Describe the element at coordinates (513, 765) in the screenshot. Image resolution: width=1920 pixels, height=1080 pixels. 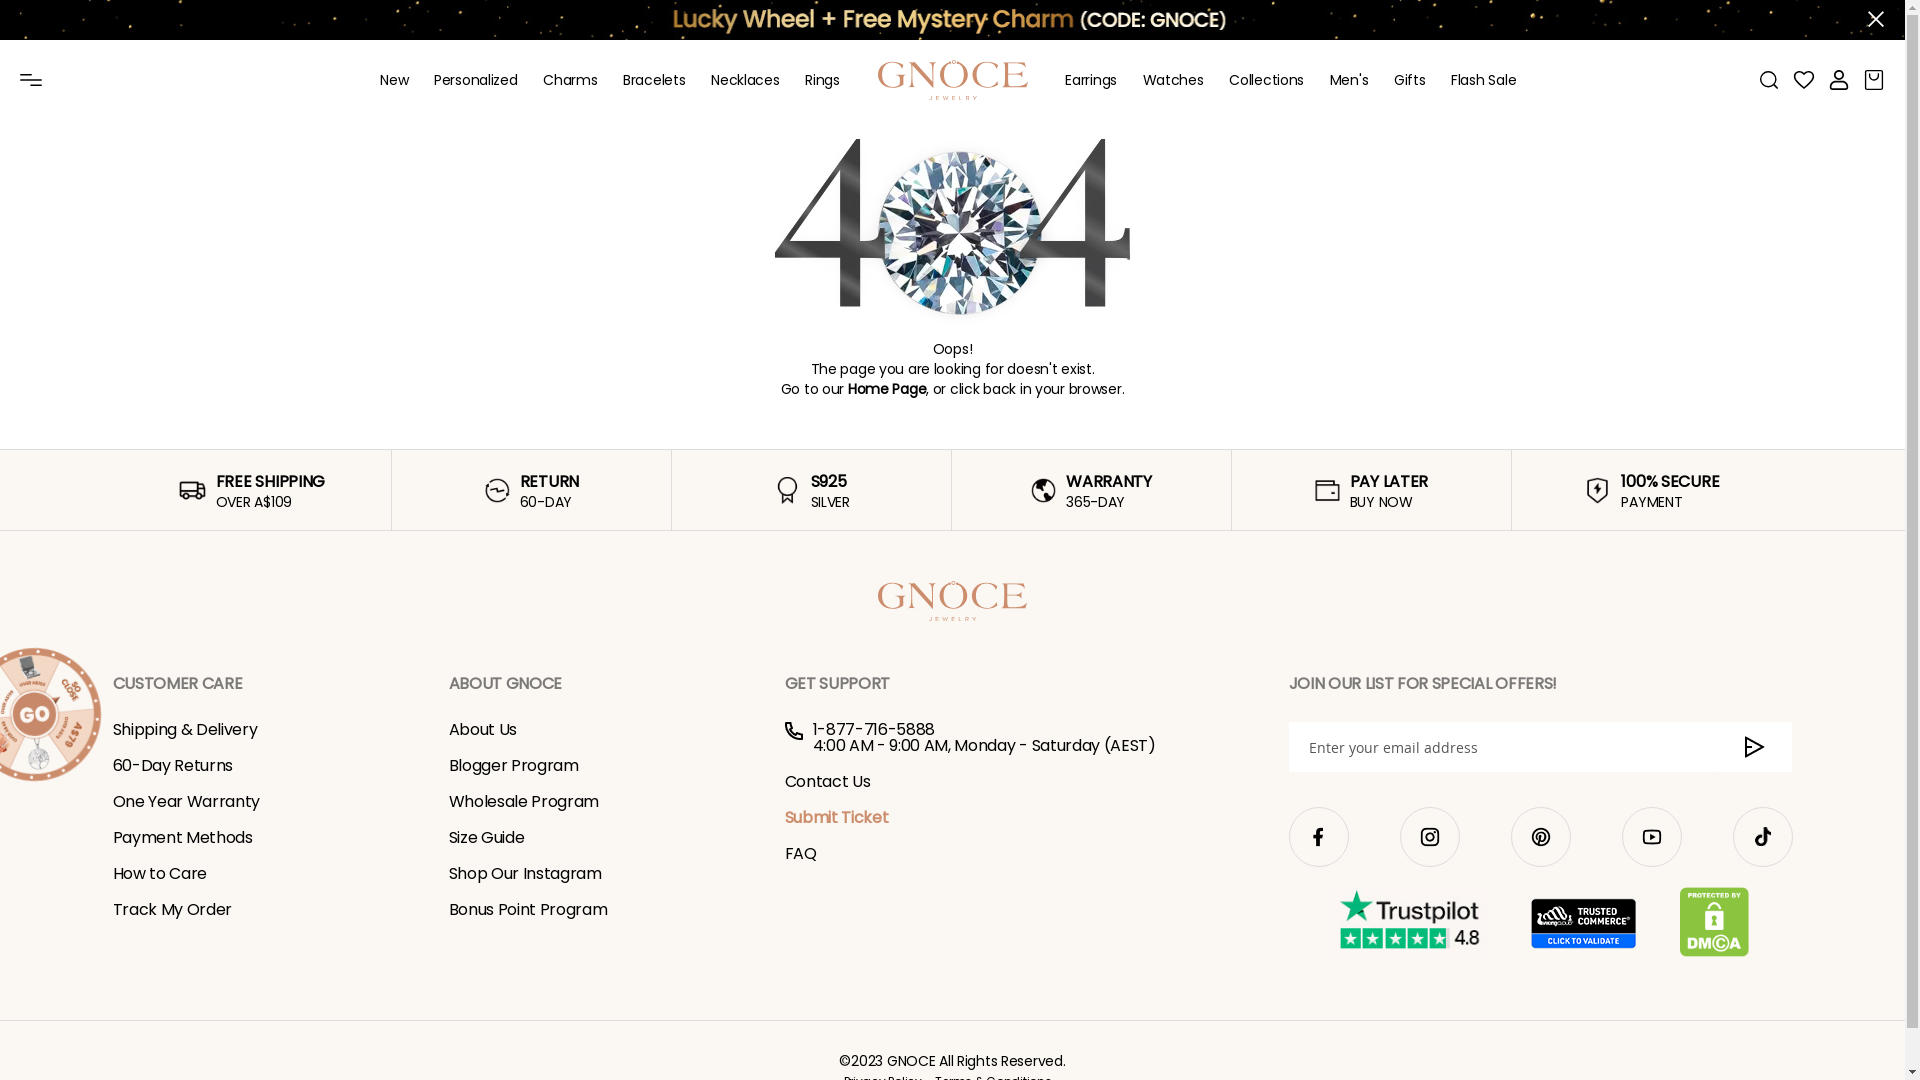
I see `'Blogger Program'` at that location.